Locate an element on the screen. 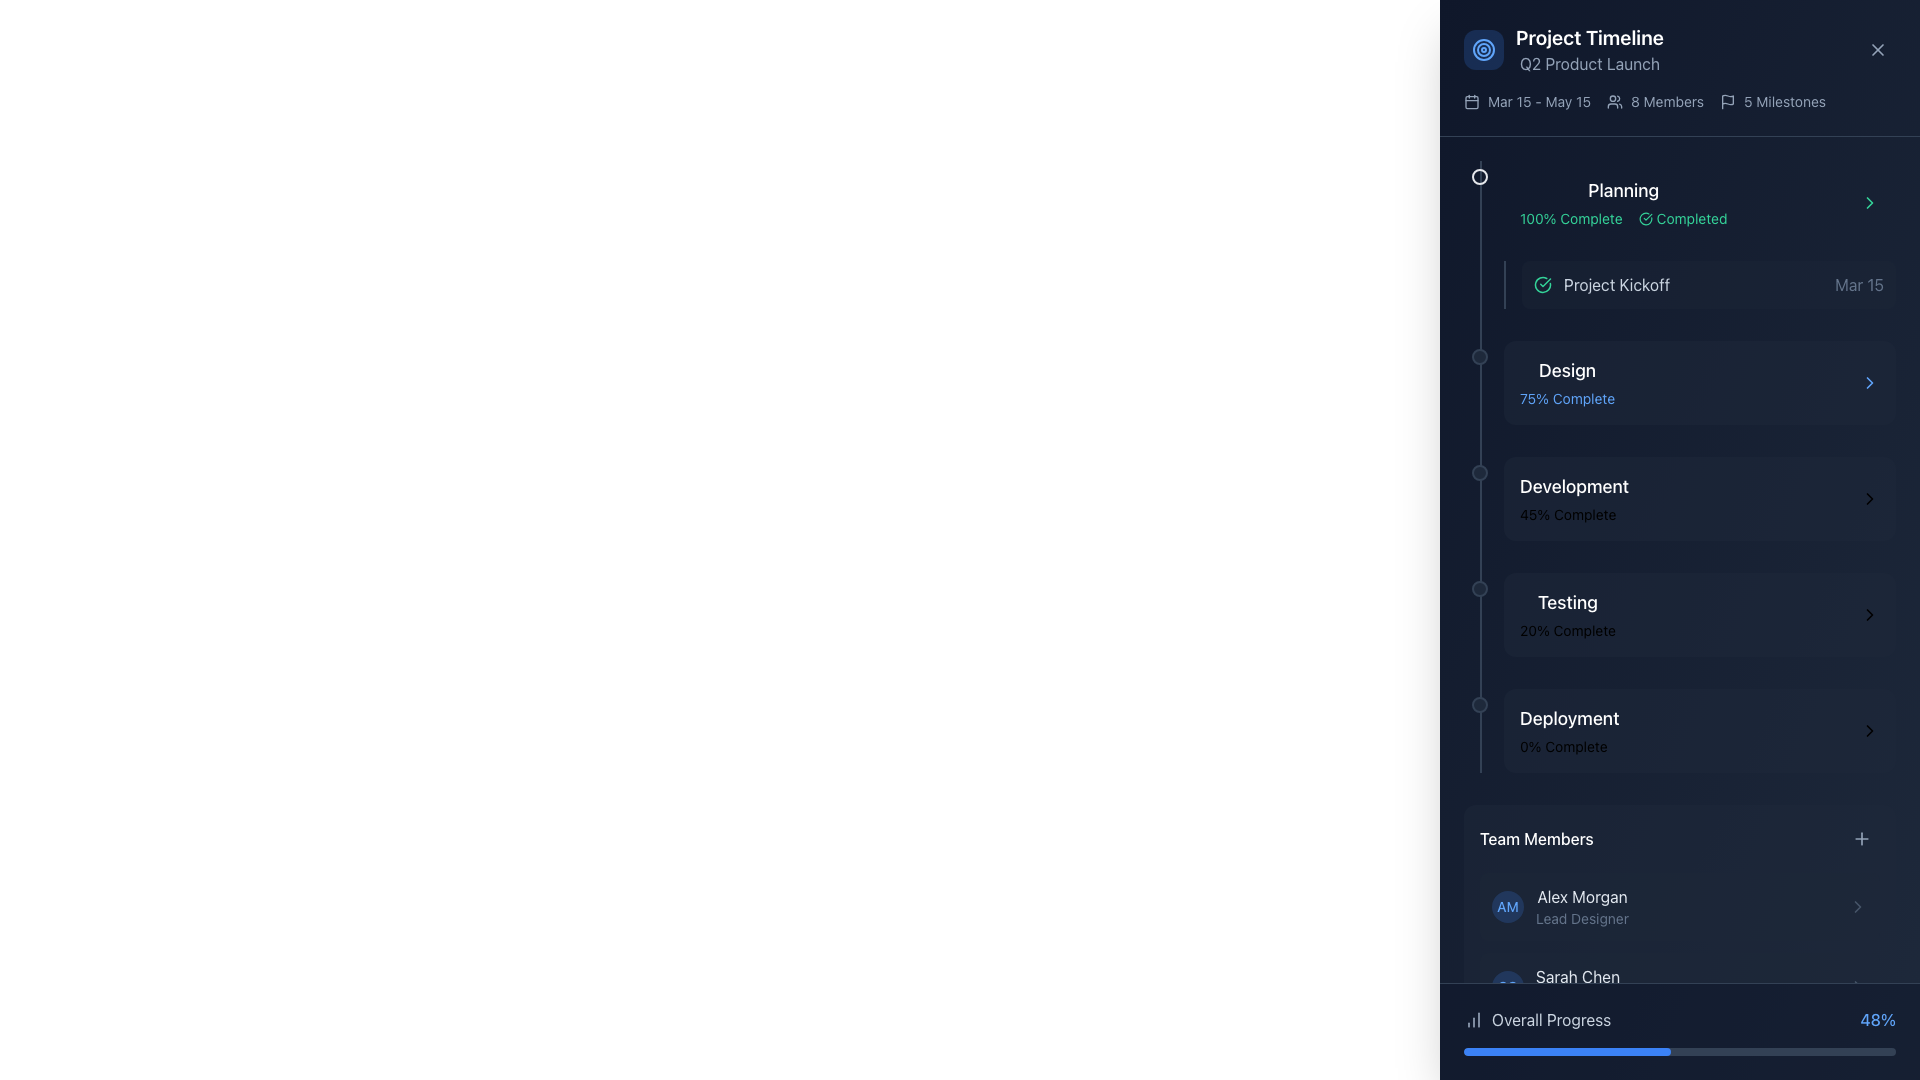  the Profile card representing the second team member is located at coordinates (1680, 986).